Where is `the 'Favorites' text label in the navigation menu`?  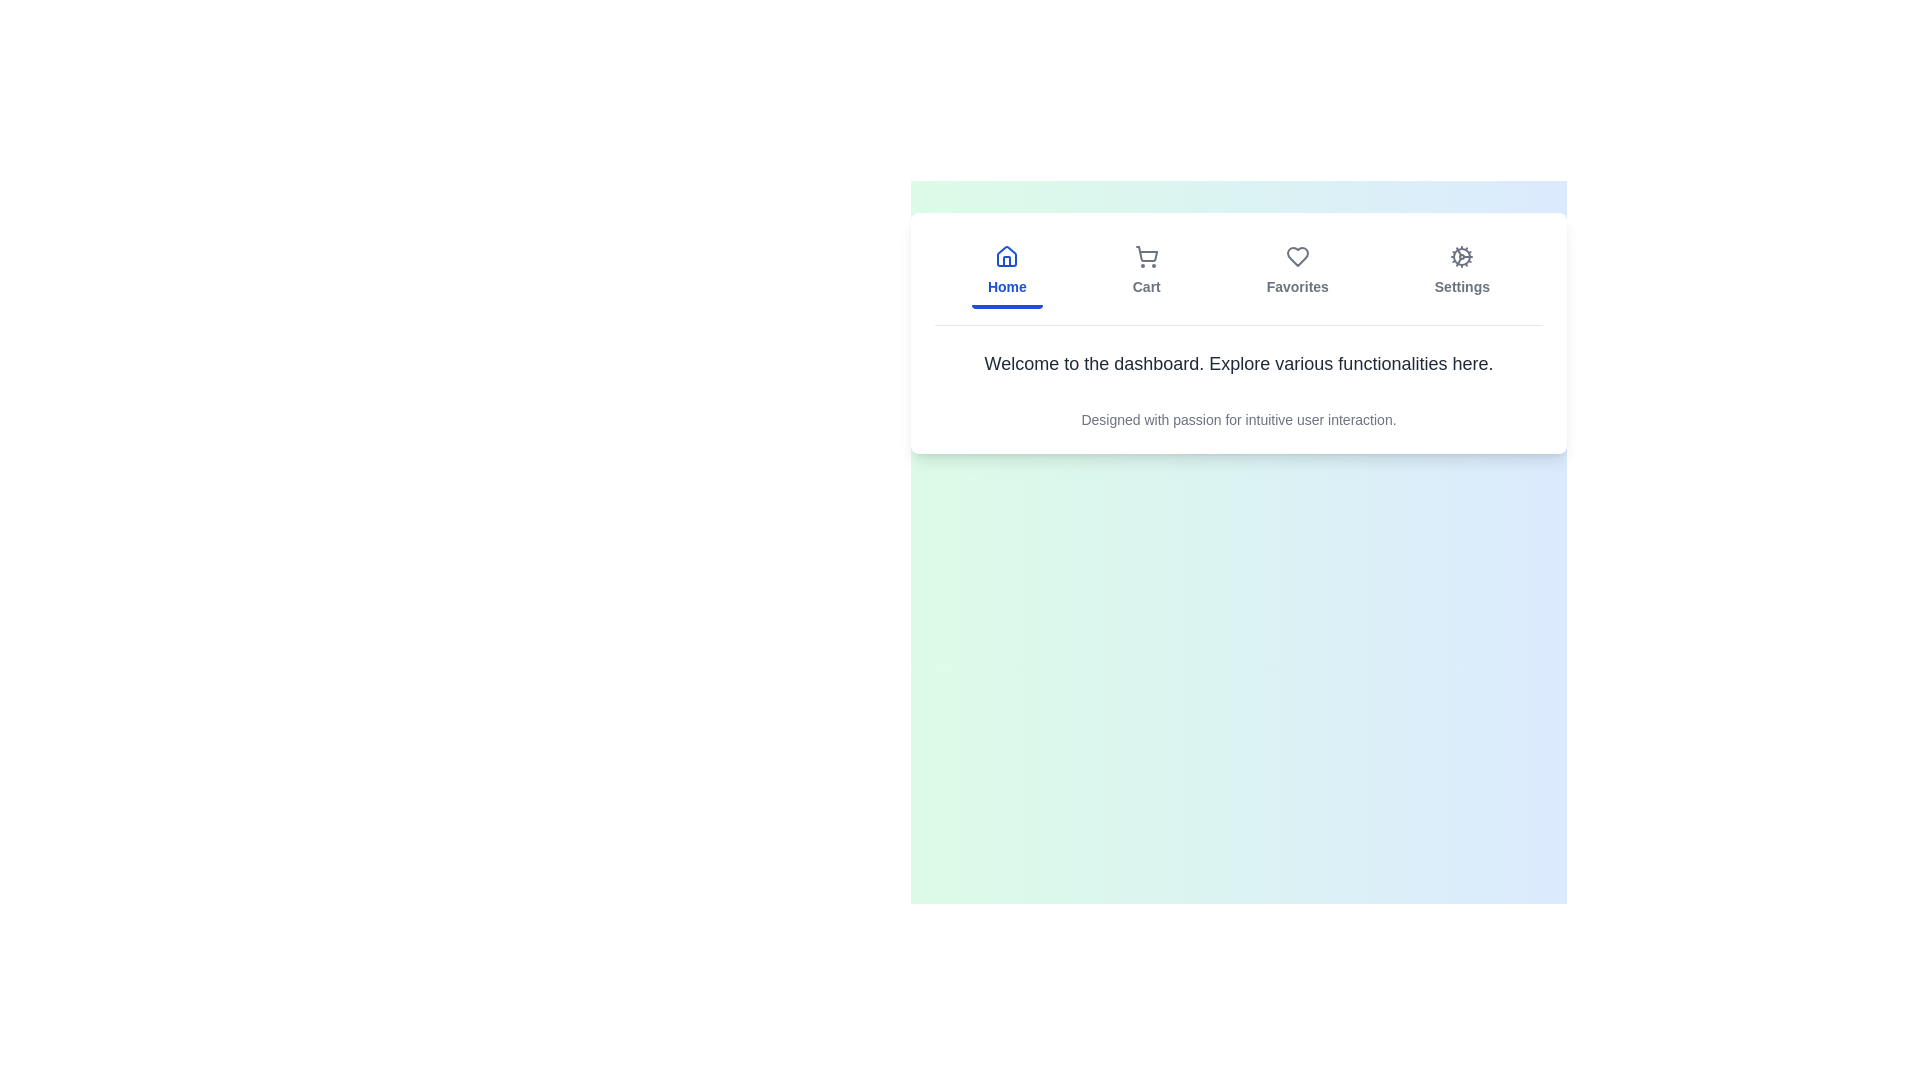 the 'Favorites' text label in the navigation menu is located at coordinates (1297, 286).